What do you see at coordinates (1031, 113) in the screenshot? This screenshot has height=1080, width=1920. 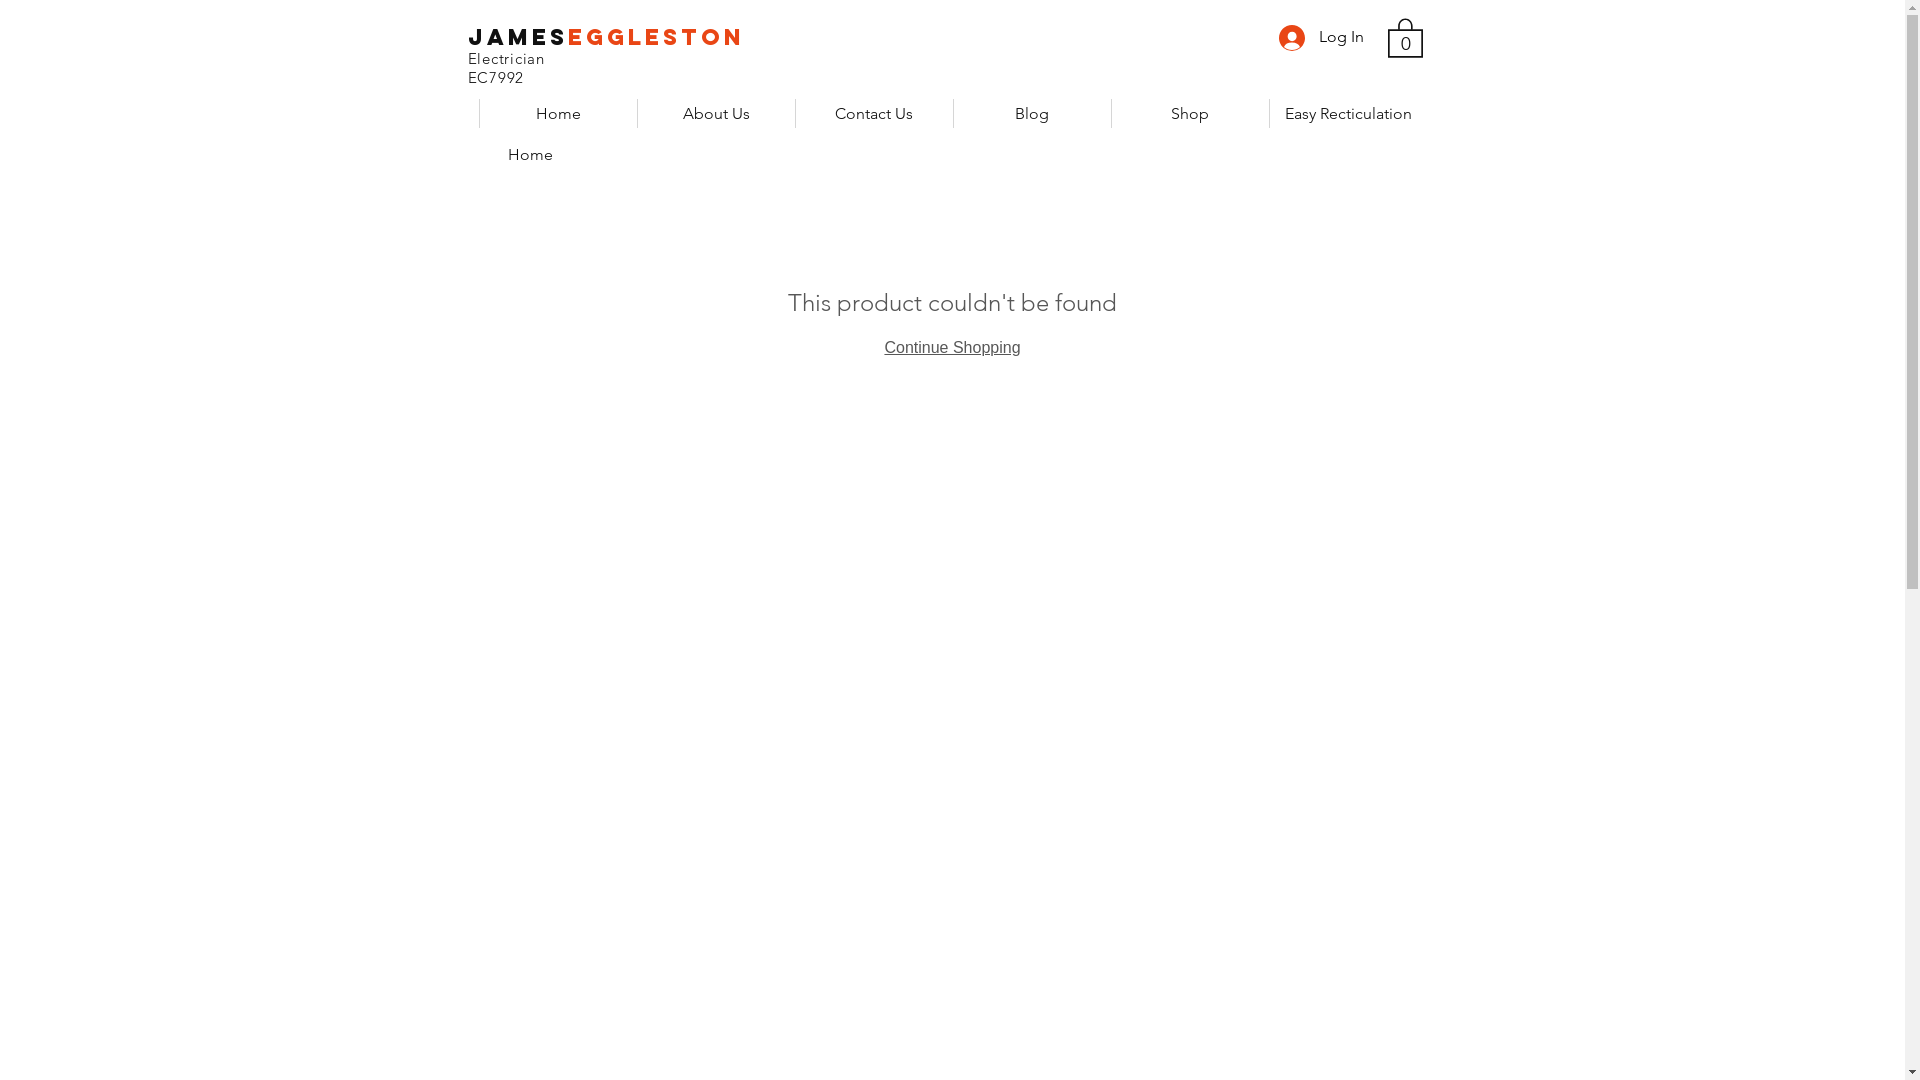 I see `'Blog'` at bounding box center [1031, 113].